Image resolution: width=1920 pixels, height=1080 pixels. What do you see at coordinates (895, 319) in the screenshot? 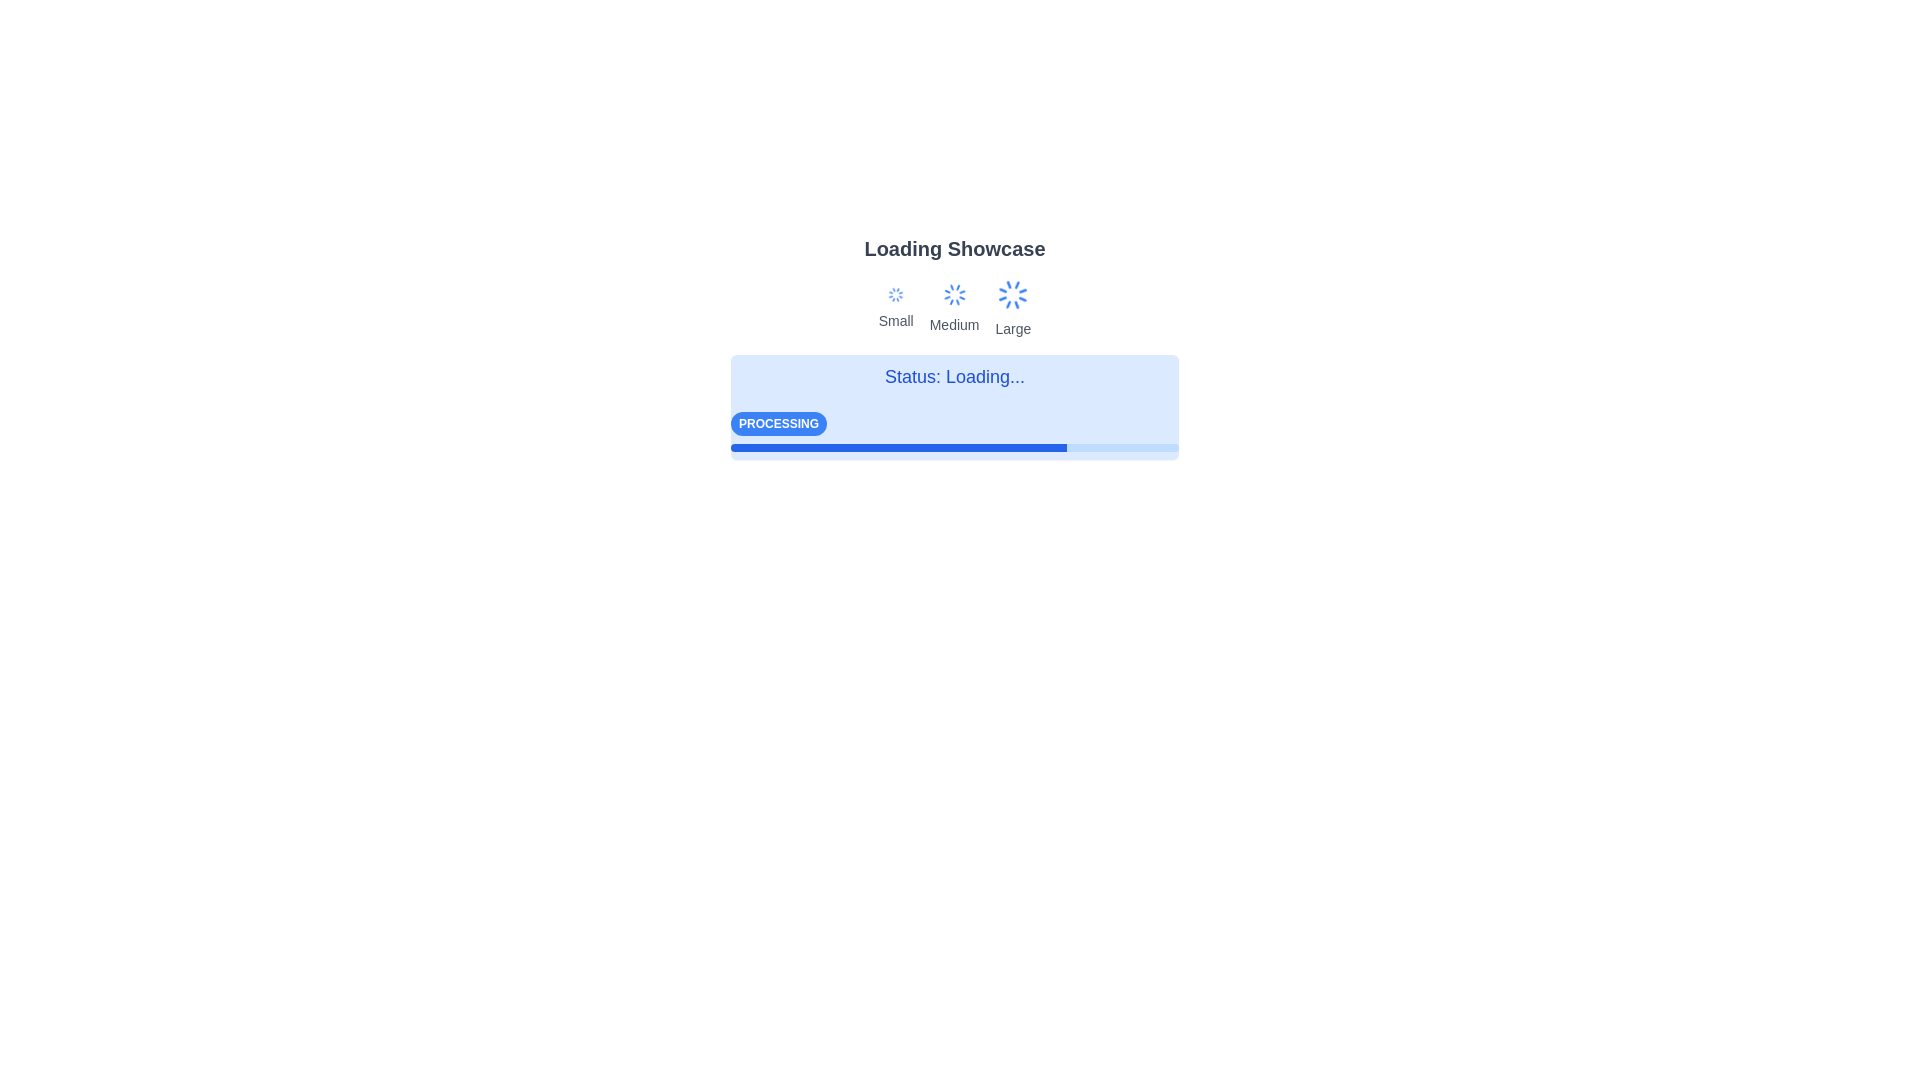
I see `the static text label that indicates the loader's size as 'Small', which is the first label in a sequence of three located below the spinning loader icons` at bounding box center [895, 319].